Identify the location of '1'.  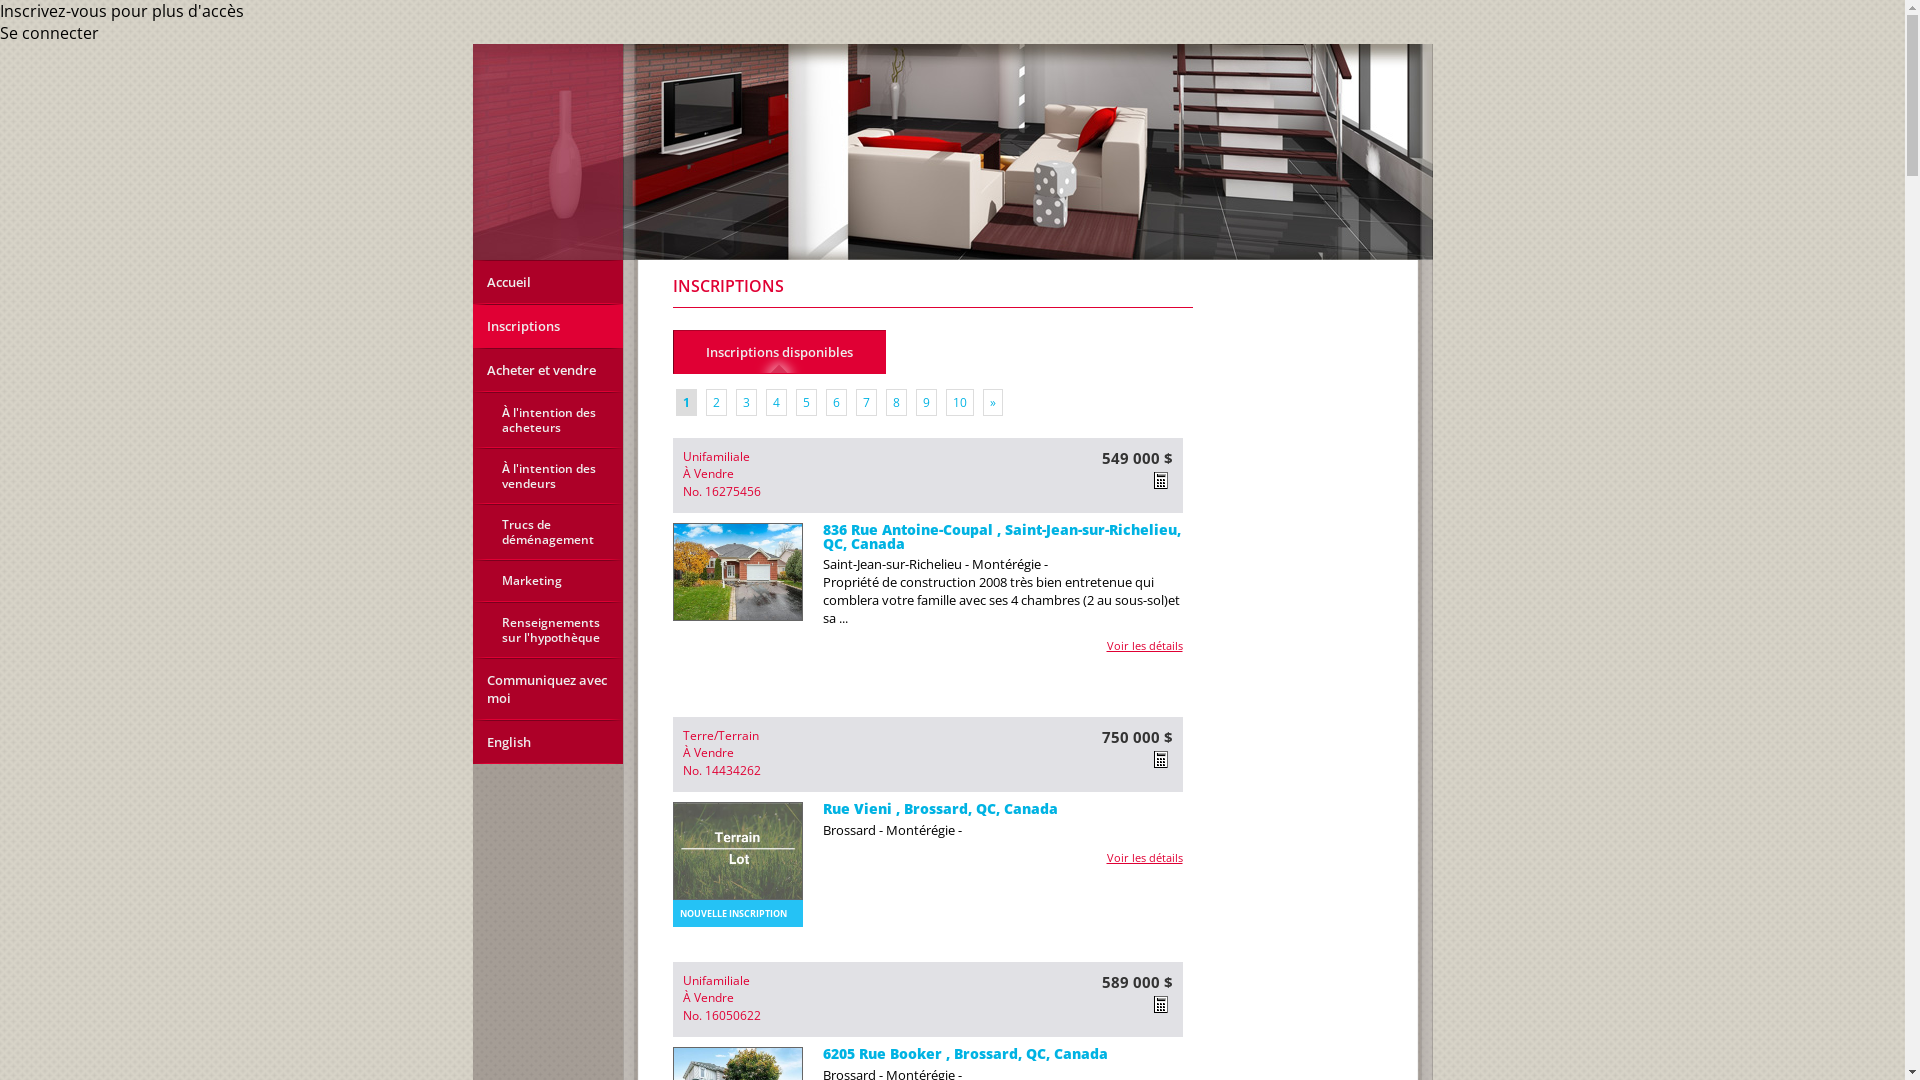
(686, 402).